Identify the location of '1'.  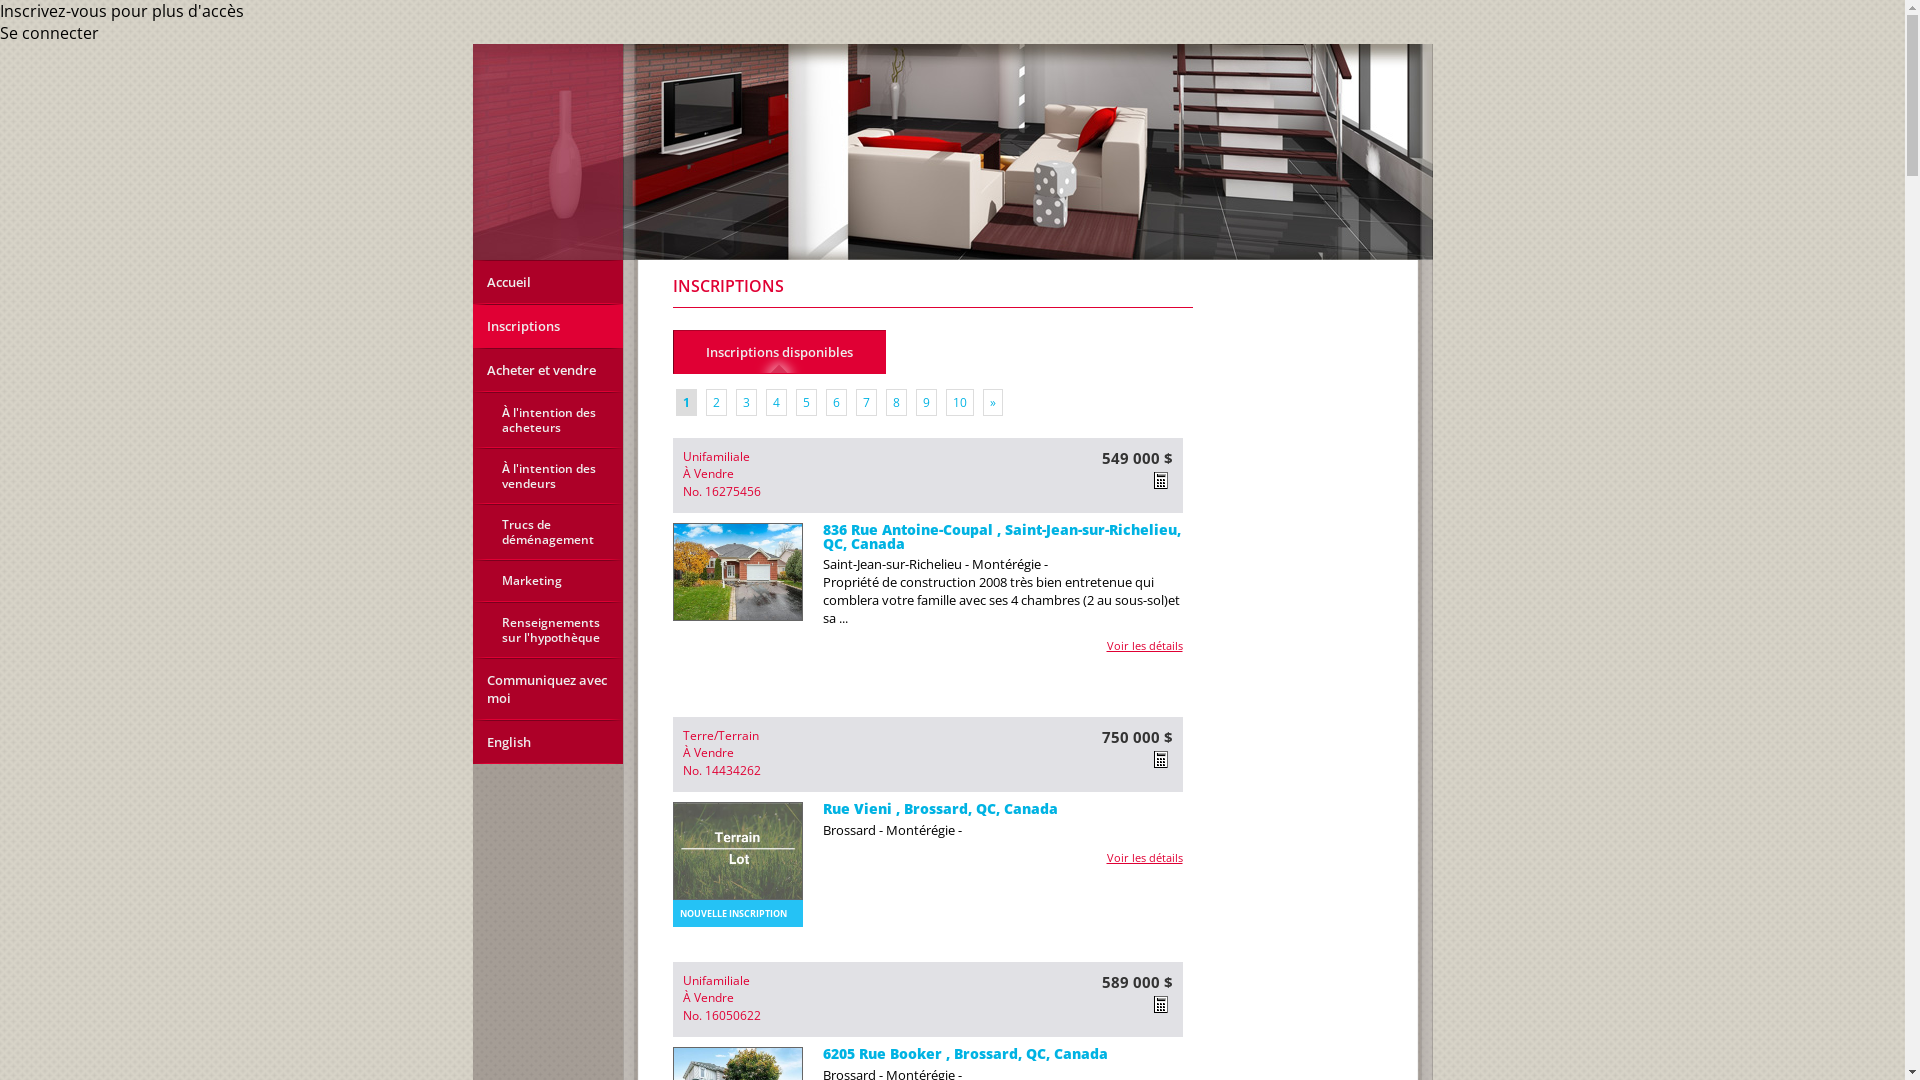
(686, 402).